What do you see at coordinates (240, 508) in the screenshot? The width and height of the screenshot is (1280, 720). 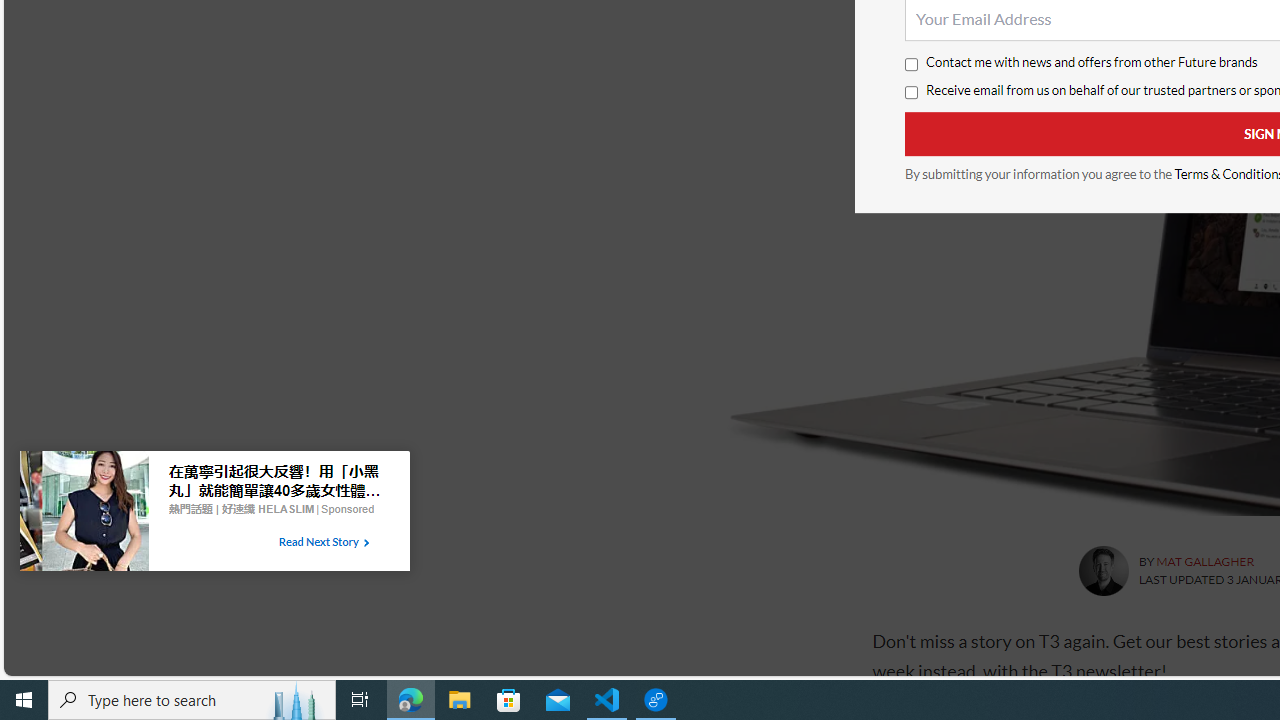 I see `'Branding in Taboola advertising section'` at bounding box center [240, 508].